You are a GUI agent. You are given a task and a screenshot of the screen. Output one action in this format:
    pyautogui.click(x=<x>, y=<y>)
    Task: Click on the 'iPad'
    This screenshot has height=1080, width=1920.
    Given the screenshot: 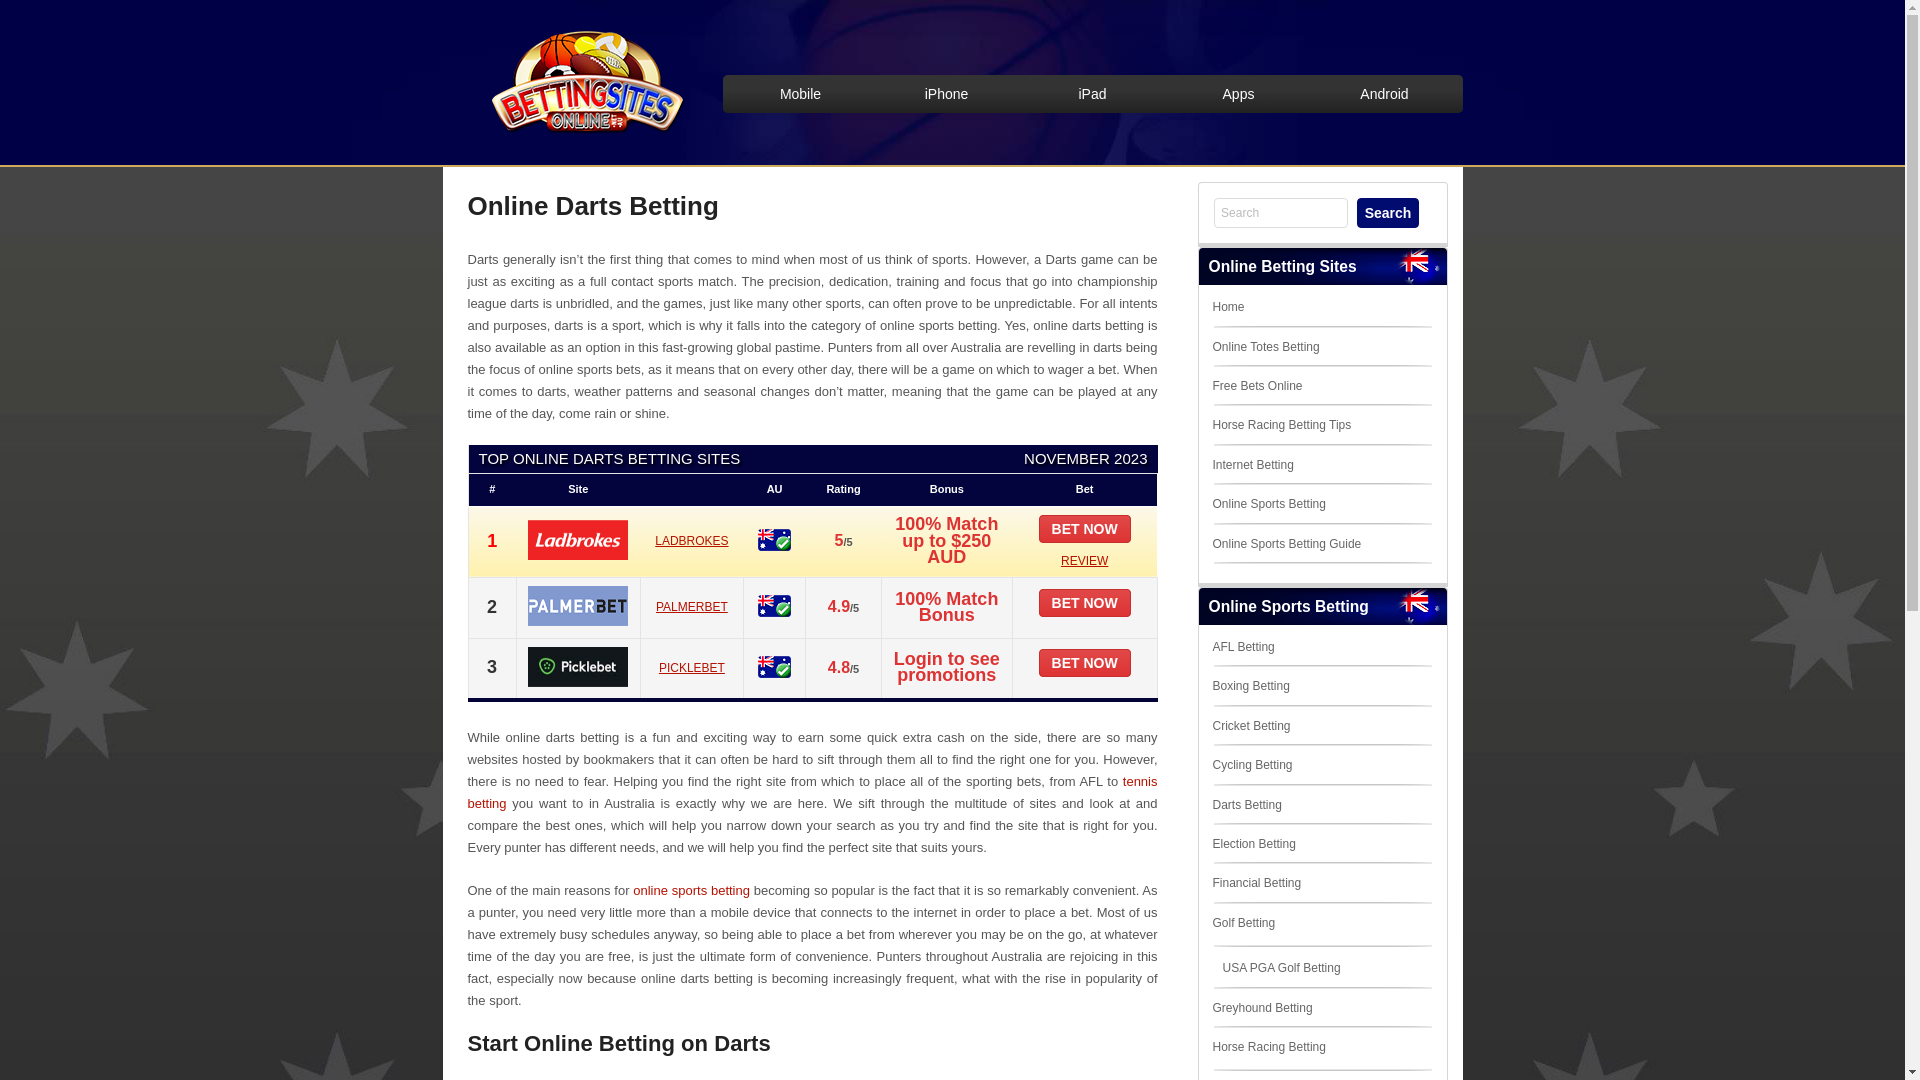 What is the action you would take?
    pyautogui.click(x=1092, y=93)
    